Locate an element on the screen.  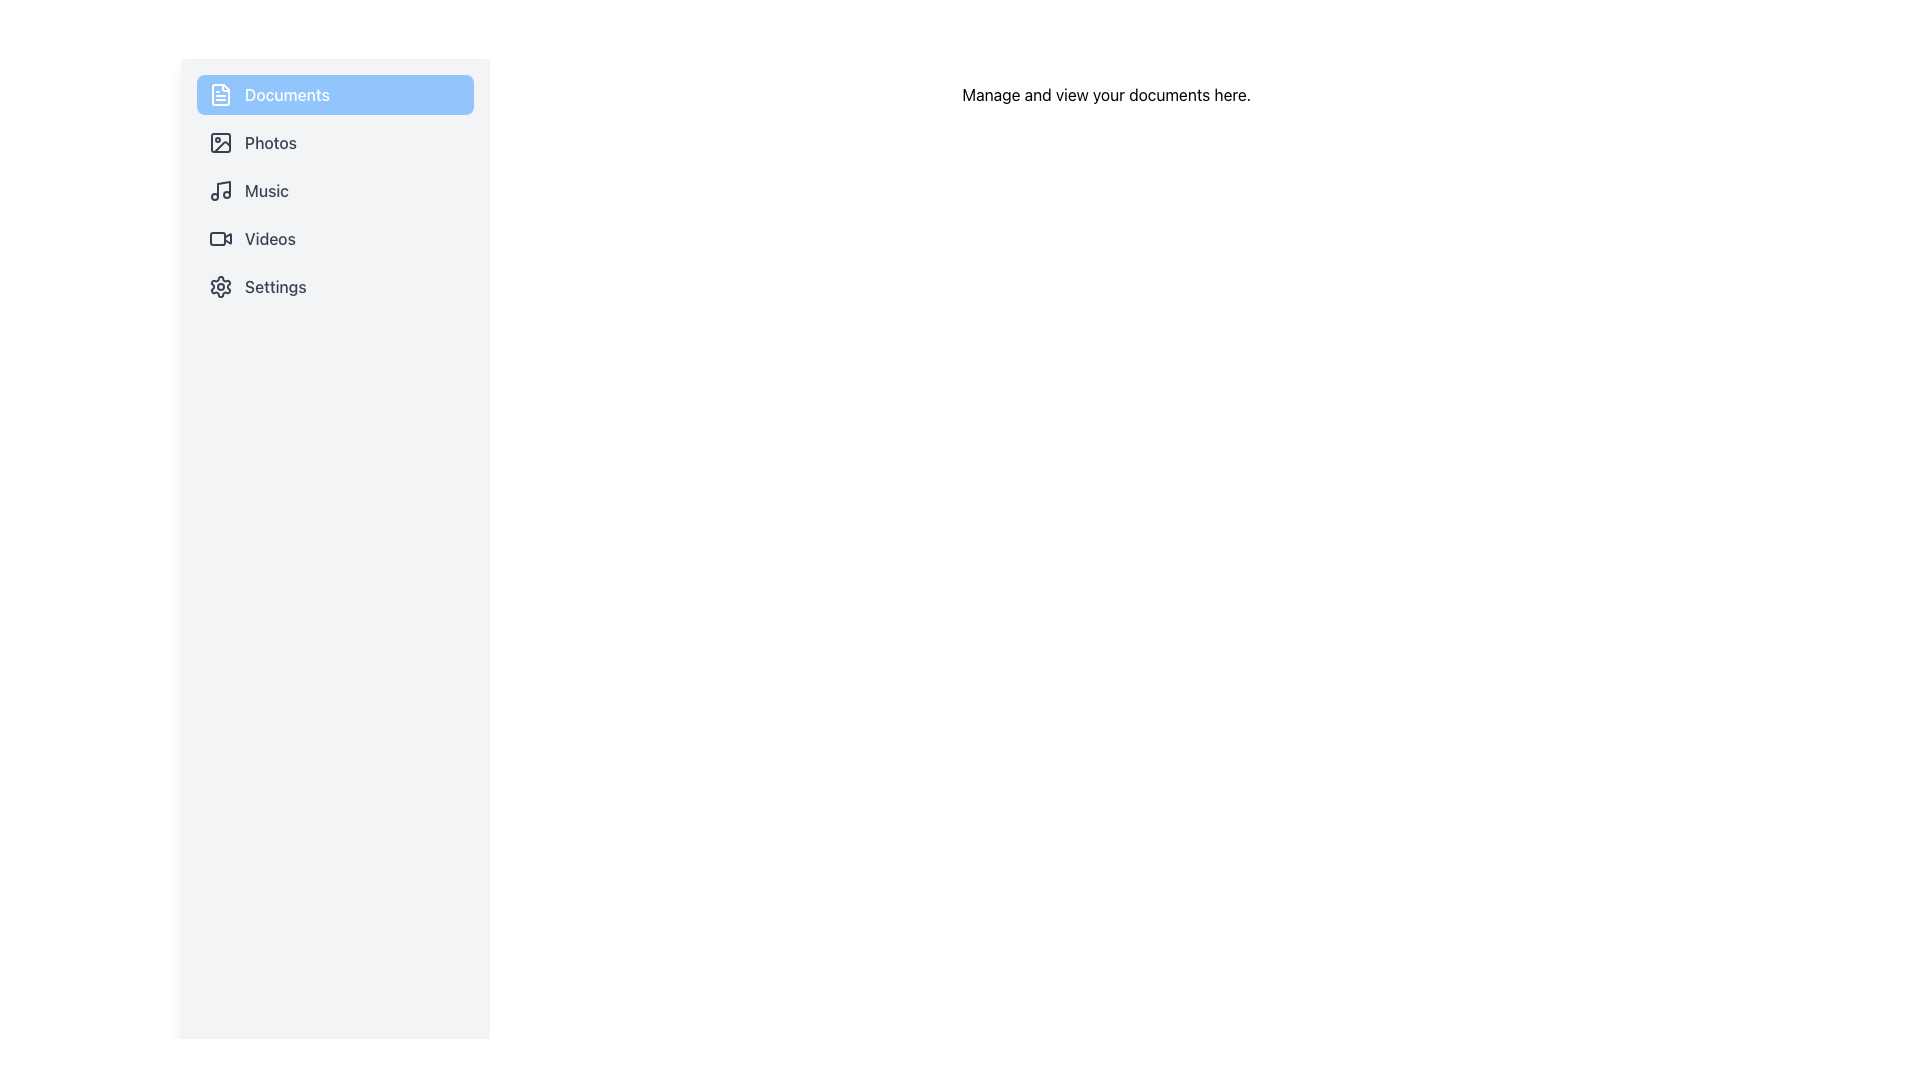
the musical note icon in the sidebar menu labeled 'Music' is located at coordinates (224, 189).